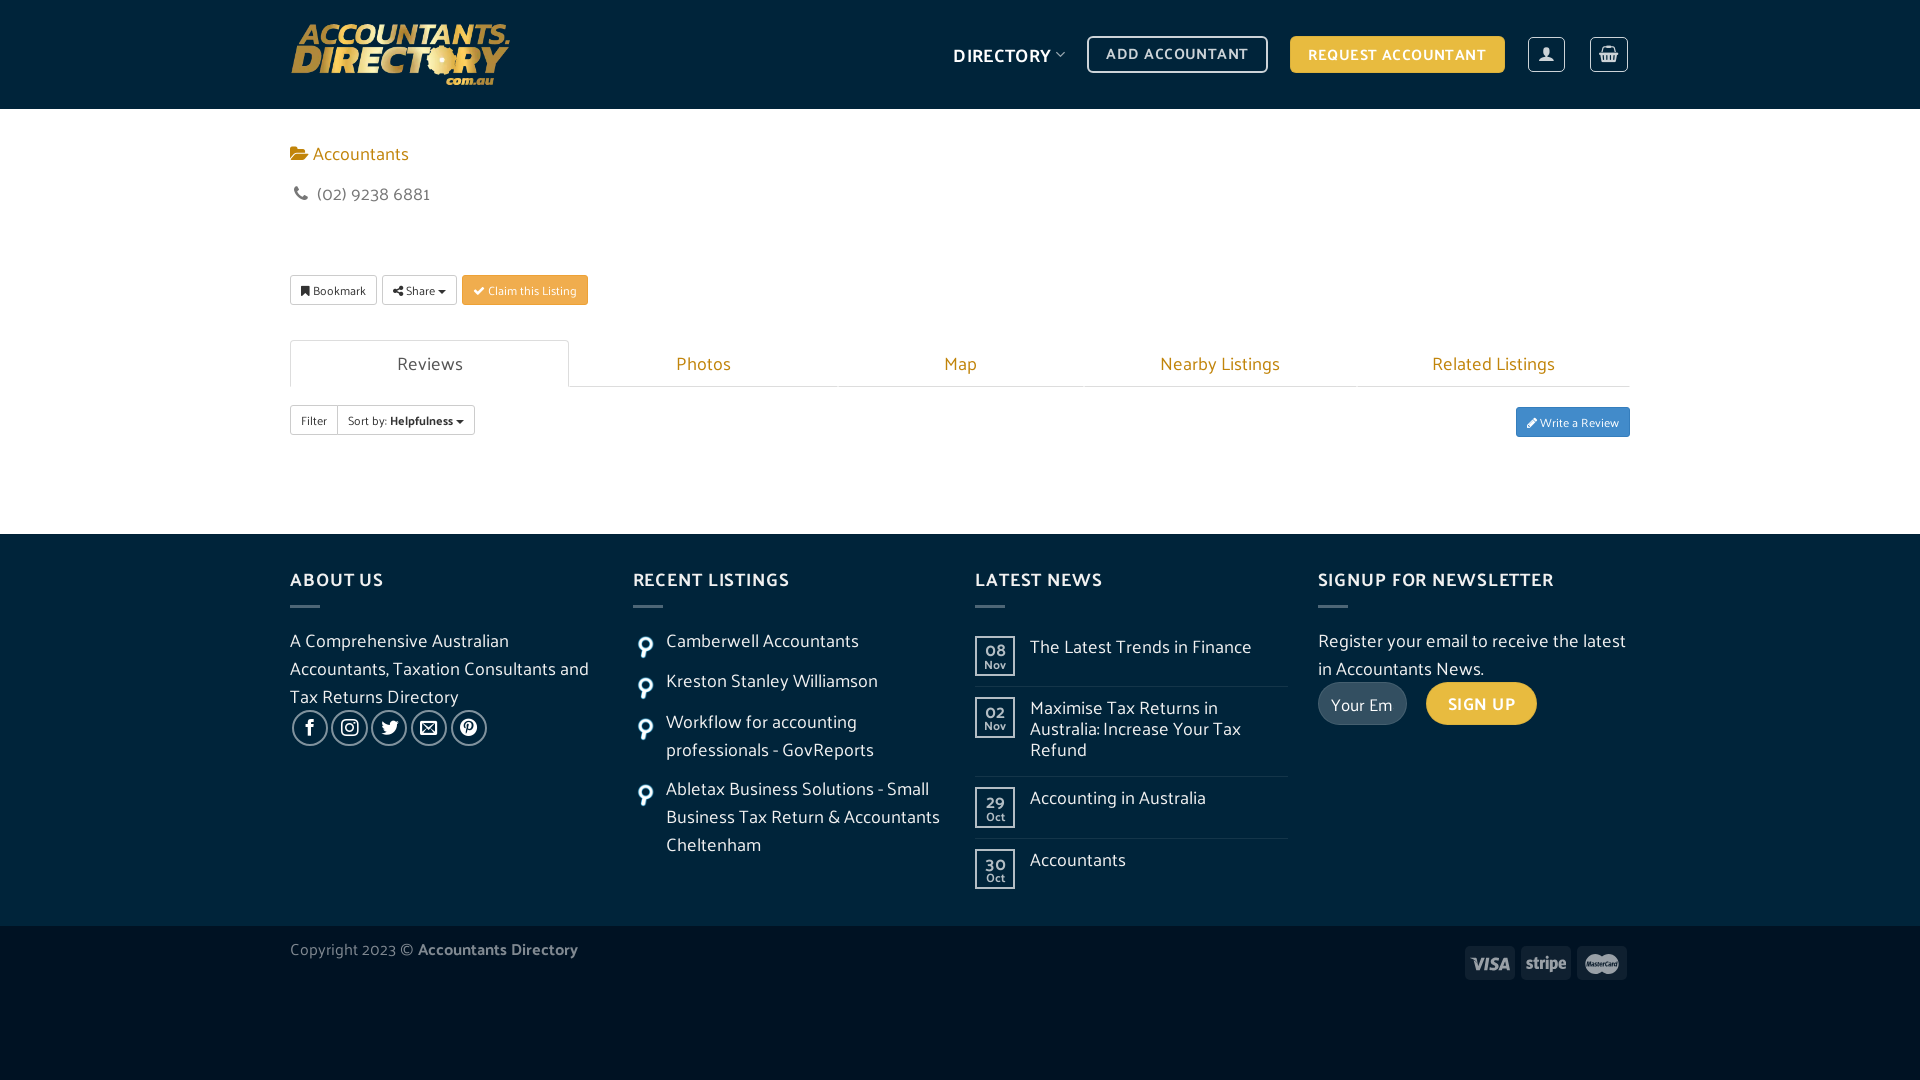  I want to click on 'Maximise Tax Returns in Australia: Increase Your Tax Refund', so click(1030, 728).